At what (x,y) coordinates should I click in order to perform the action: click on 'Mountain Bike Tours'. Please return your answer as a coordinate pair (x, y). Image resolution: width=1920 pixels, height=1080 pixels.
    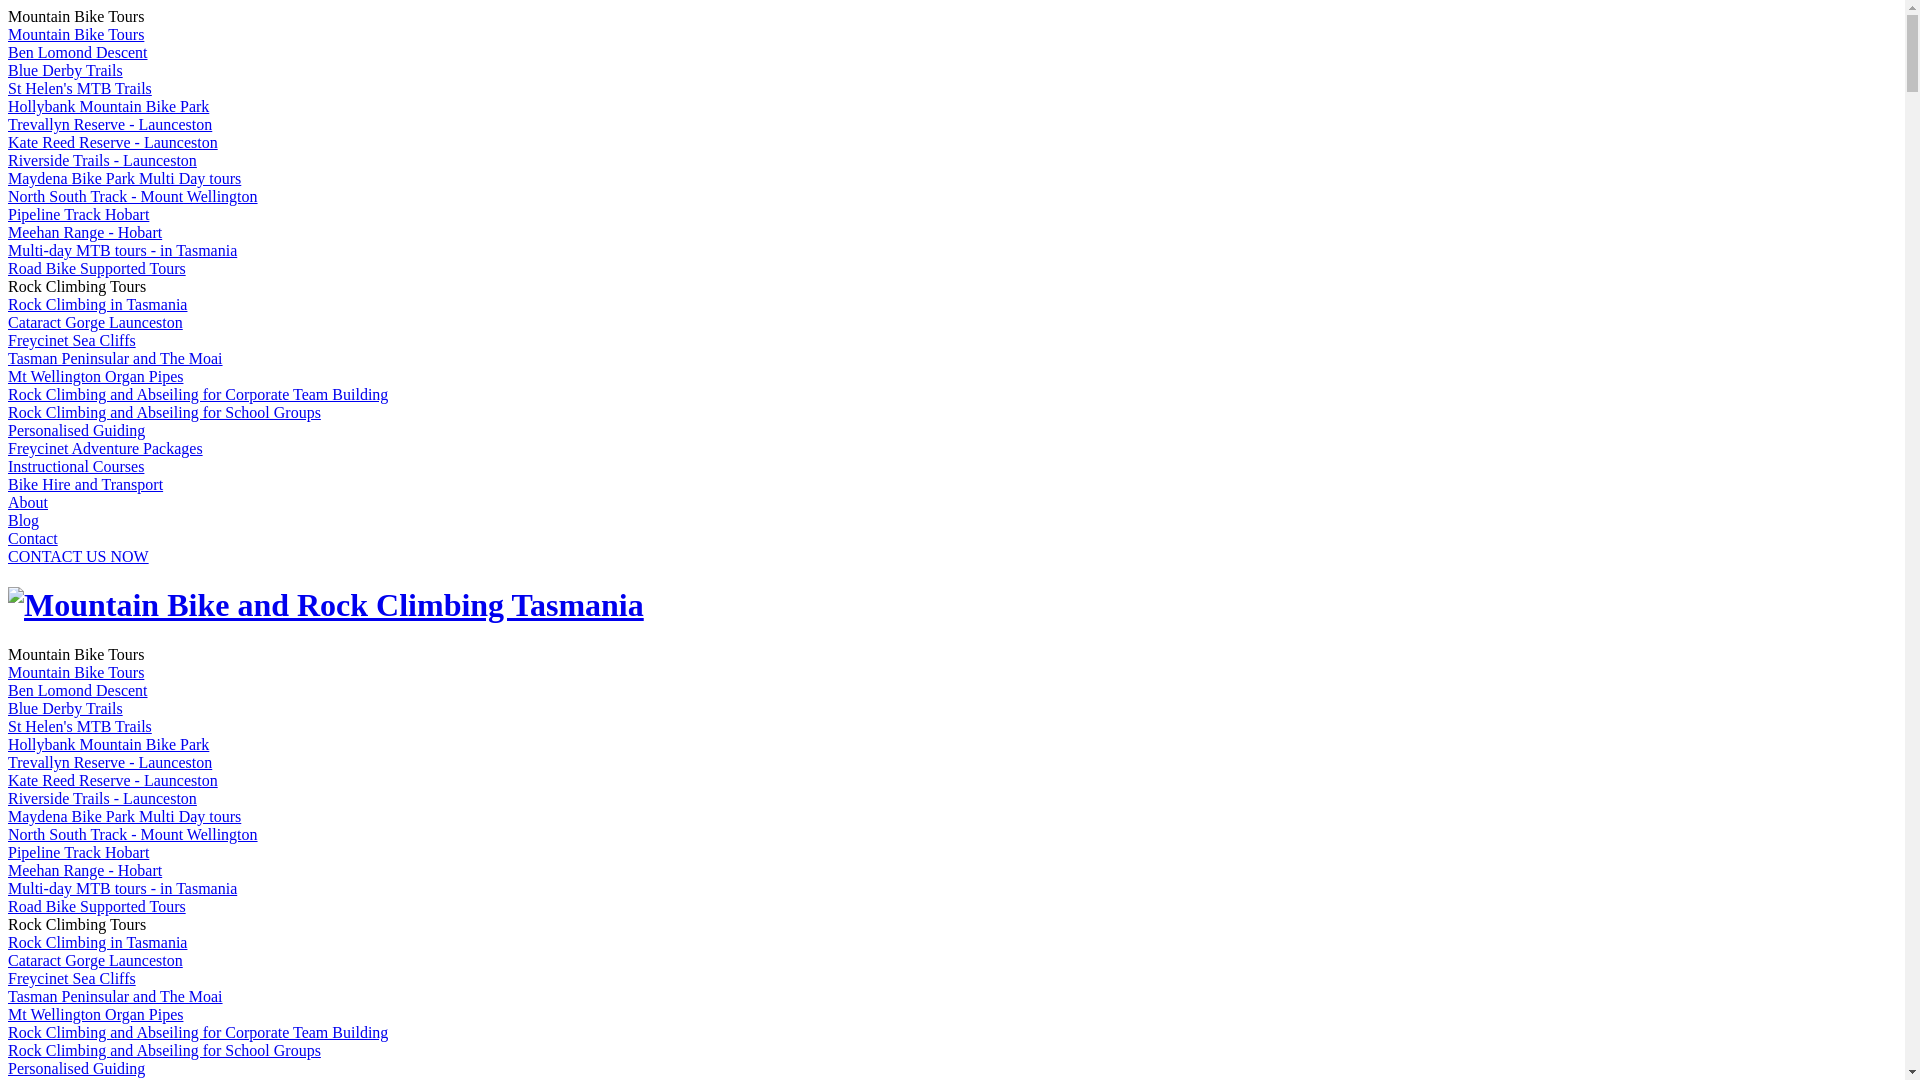
    Looking at the image, I should click on (76, 672).